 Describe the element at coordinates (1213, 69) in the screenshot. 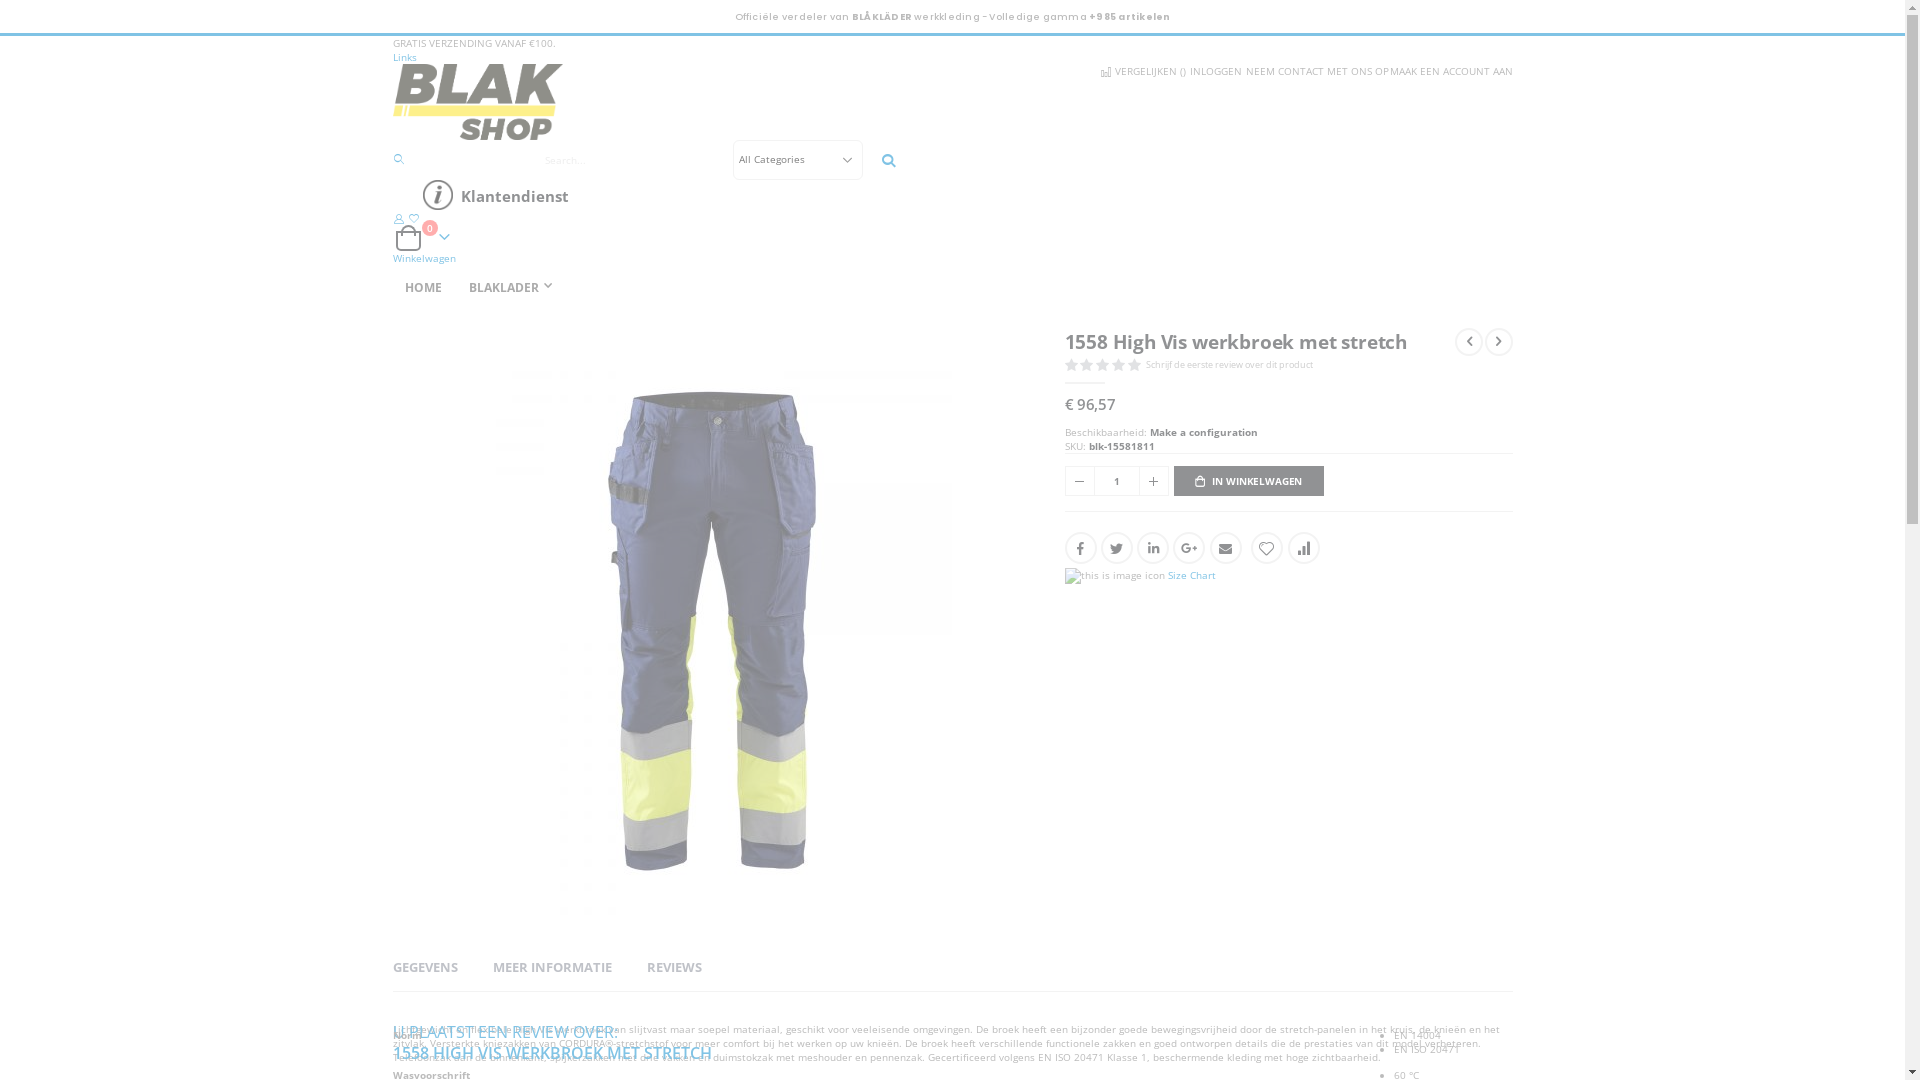

I see `'INLOGGEN'` at that location.